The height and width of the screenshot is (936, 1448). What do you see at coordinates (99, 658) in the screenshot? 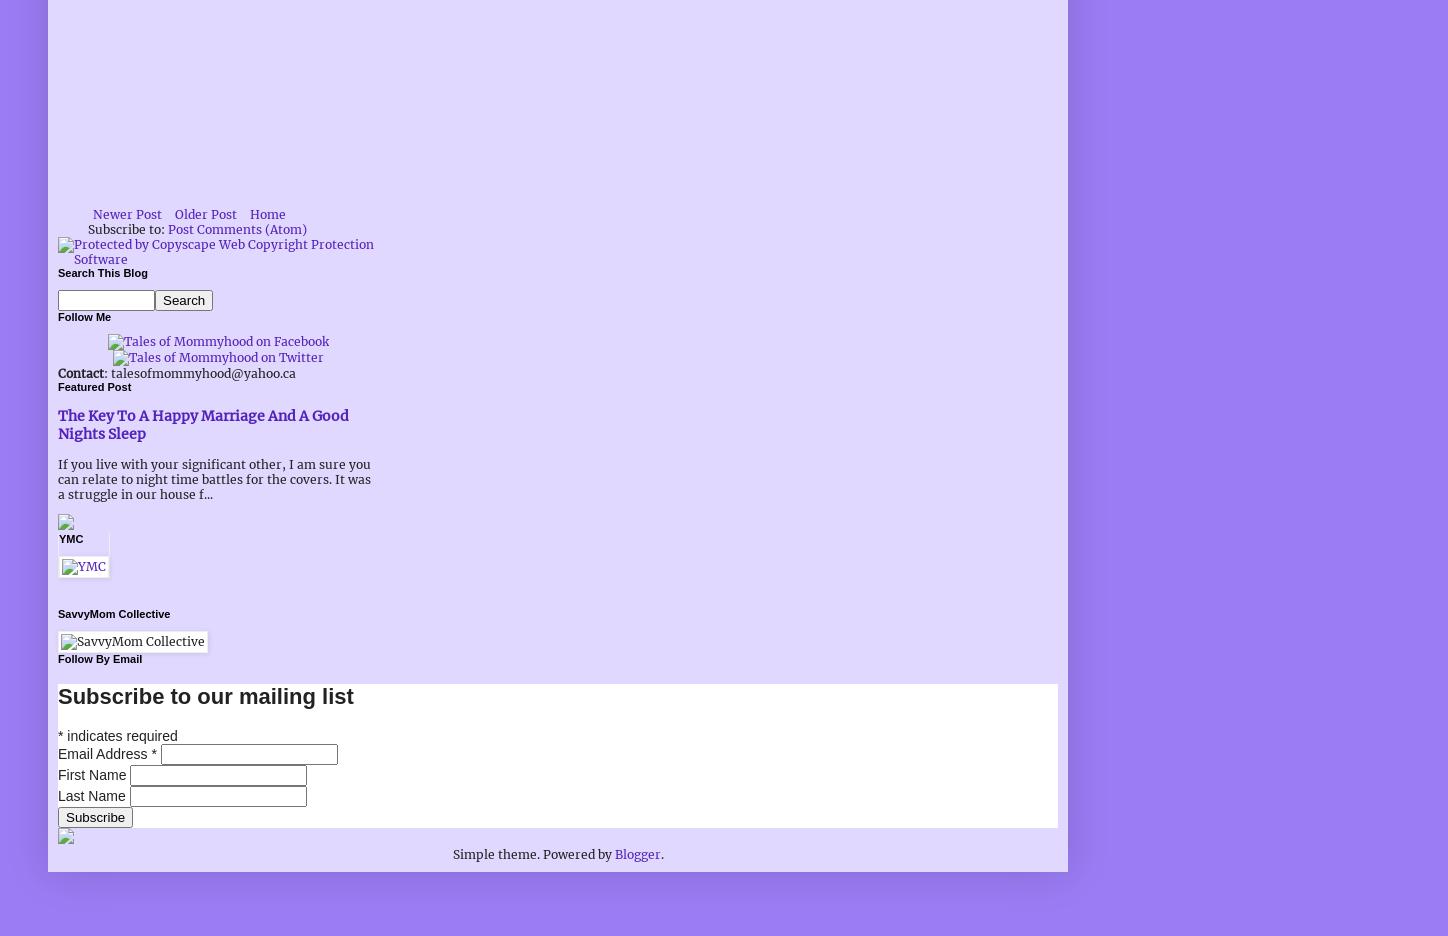
I see `'Follow By Email'` at bounding box center [99, 658].